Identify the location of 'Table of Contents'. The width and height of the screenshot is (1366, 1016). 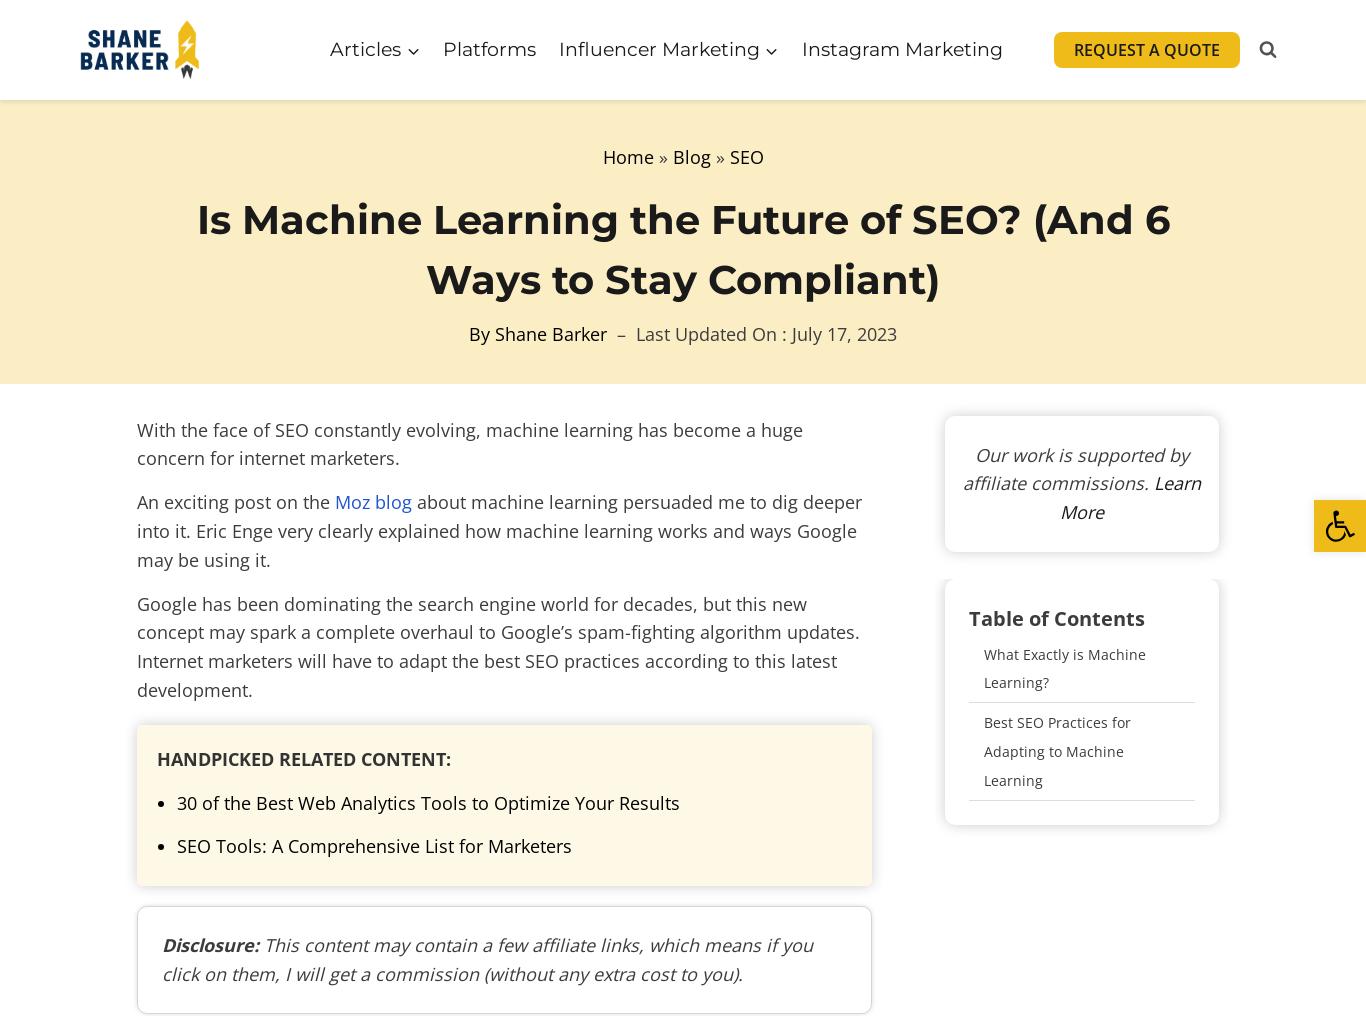
(1056, 617).